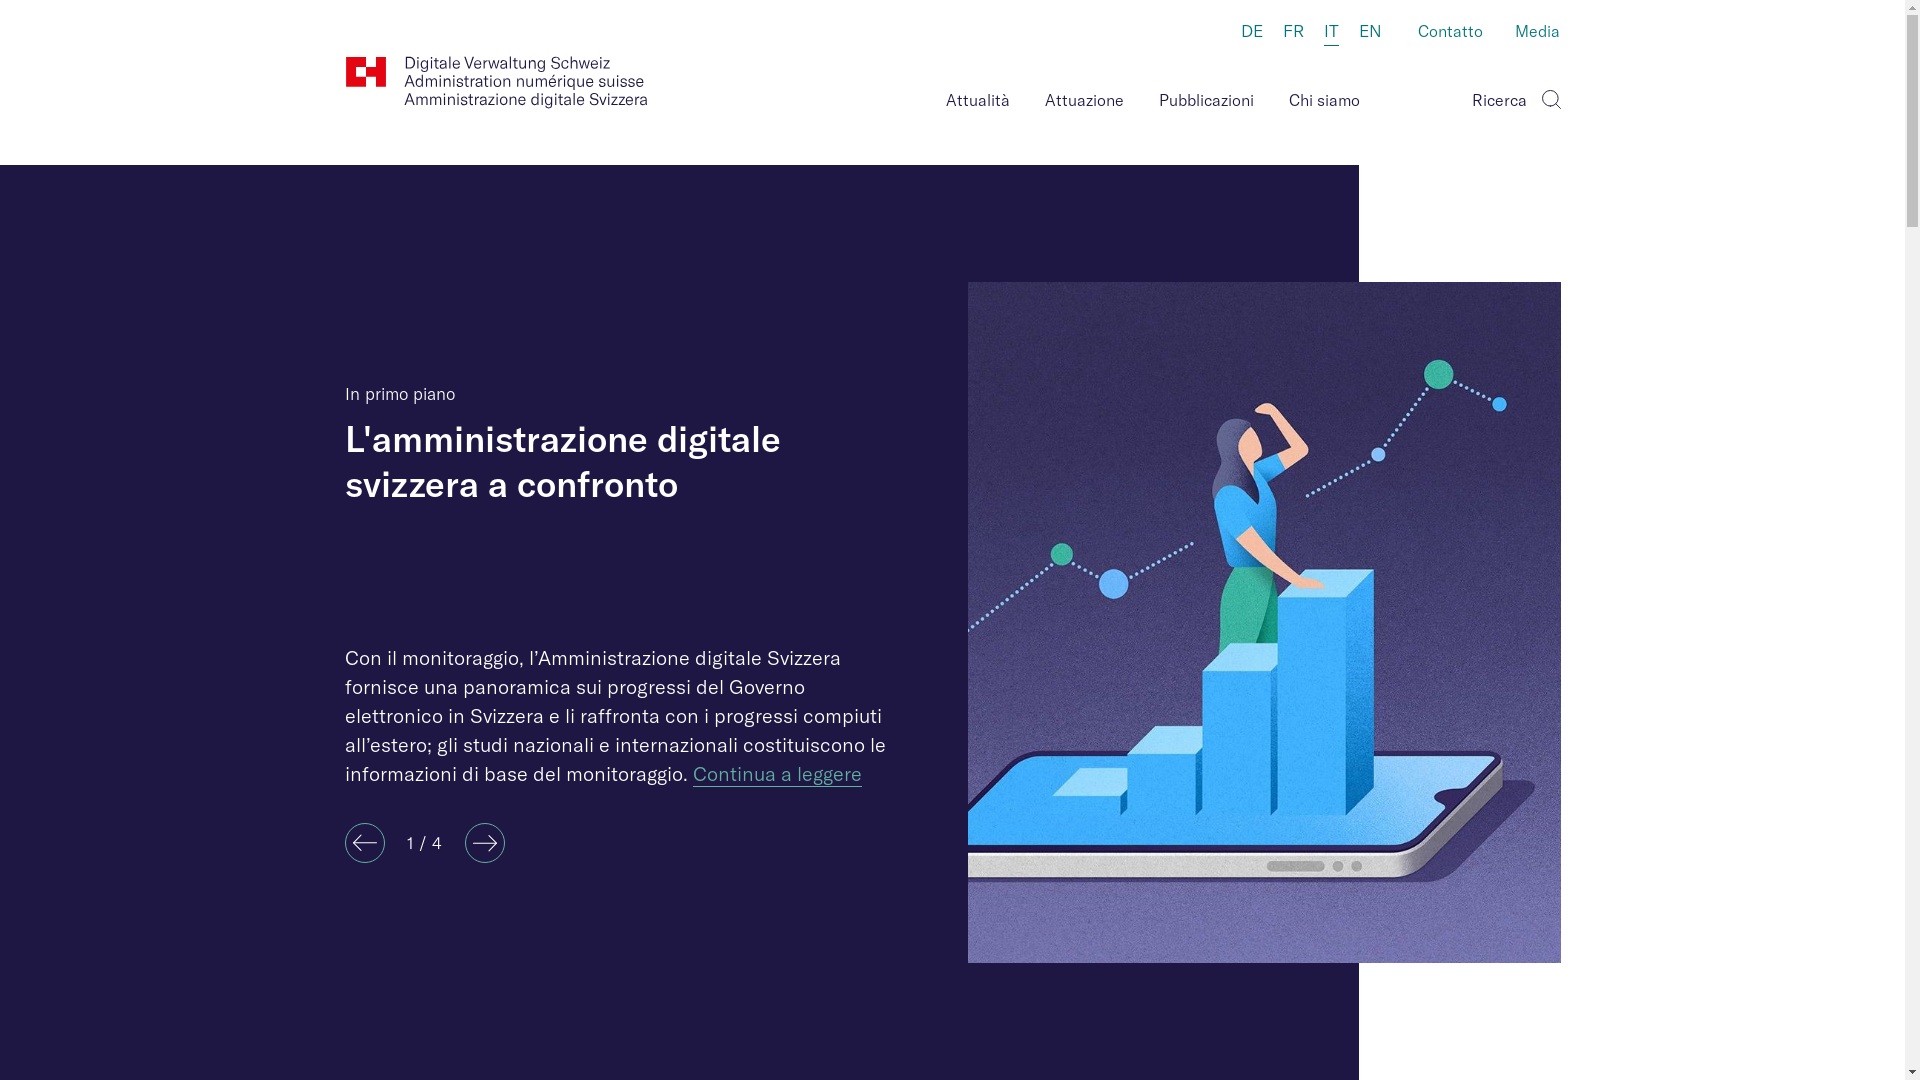 The height and width of the screenshot is (1080, 1920). Describe the element at coordinates (1250, 32) in the screenshot. I see `'DE'` at that location.